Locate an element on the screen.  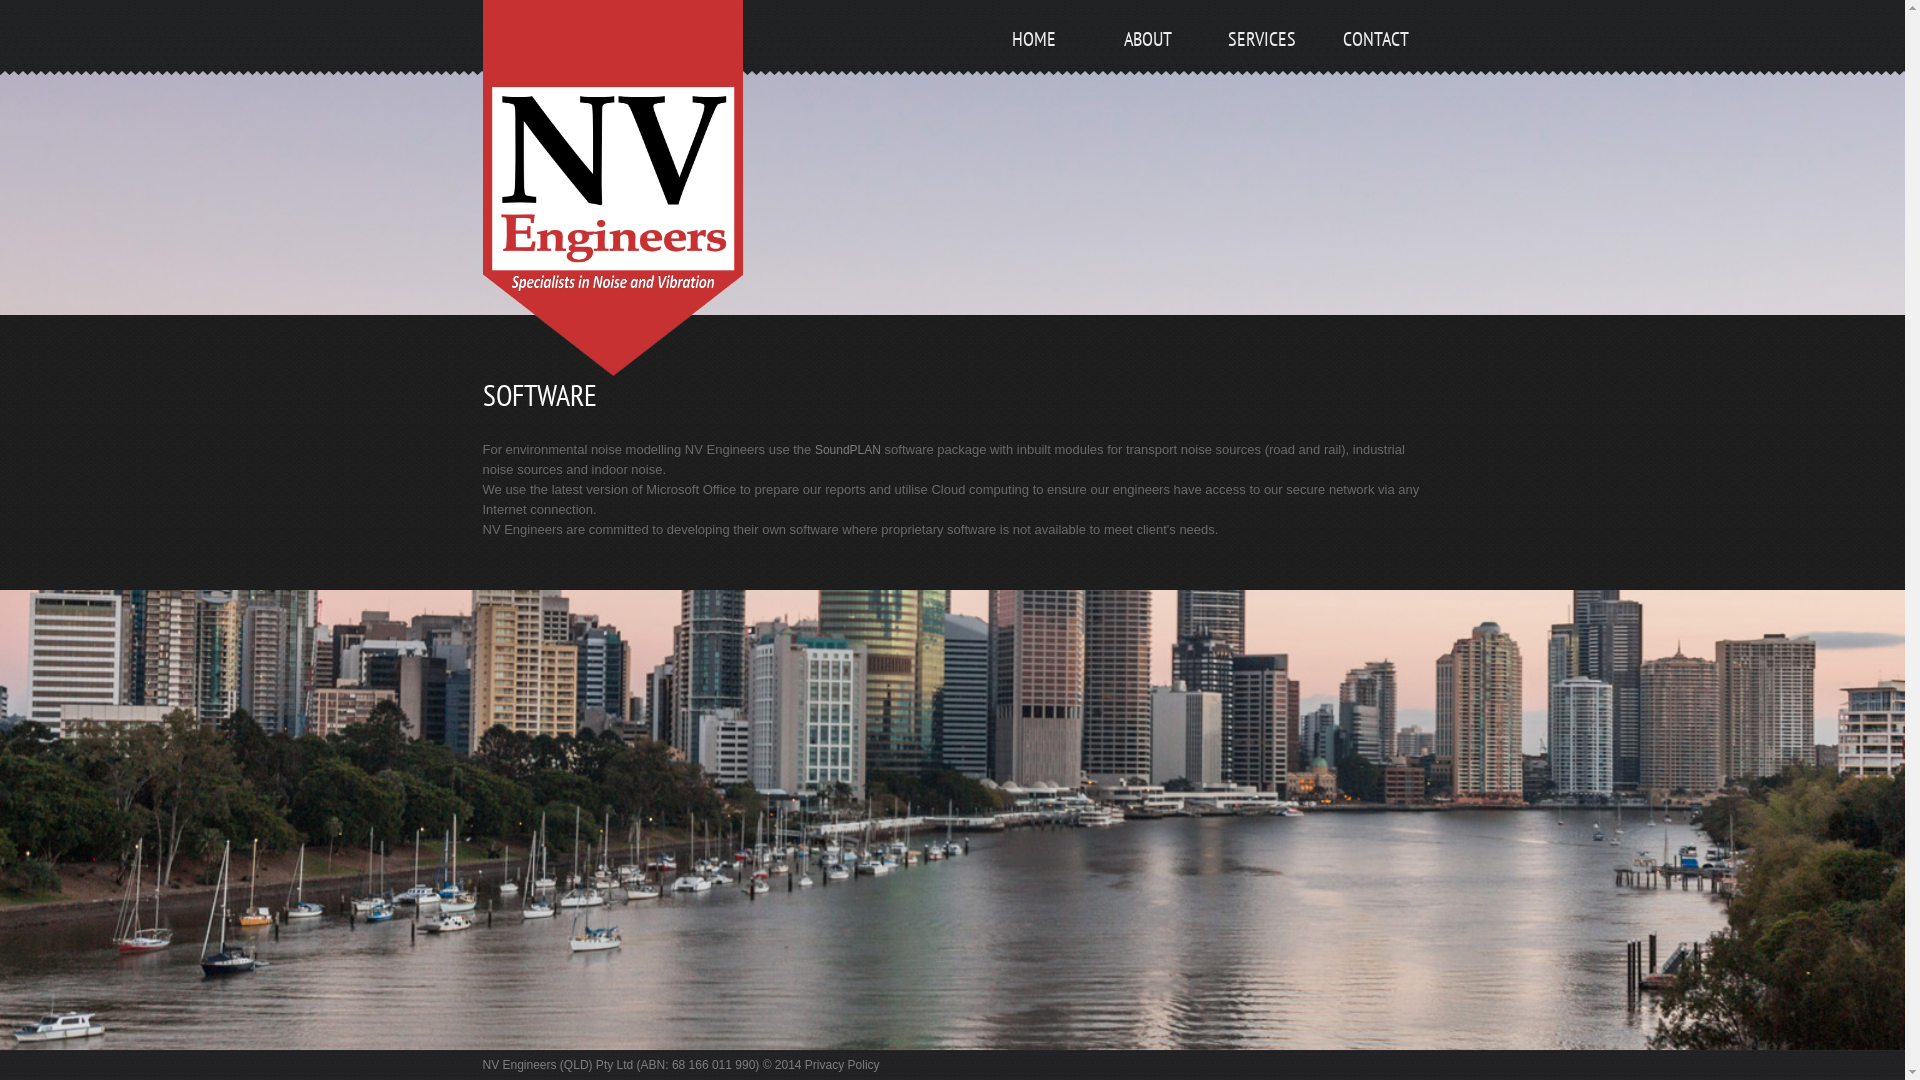
'Privacy Policy' is located at coordinates (805, 1063).